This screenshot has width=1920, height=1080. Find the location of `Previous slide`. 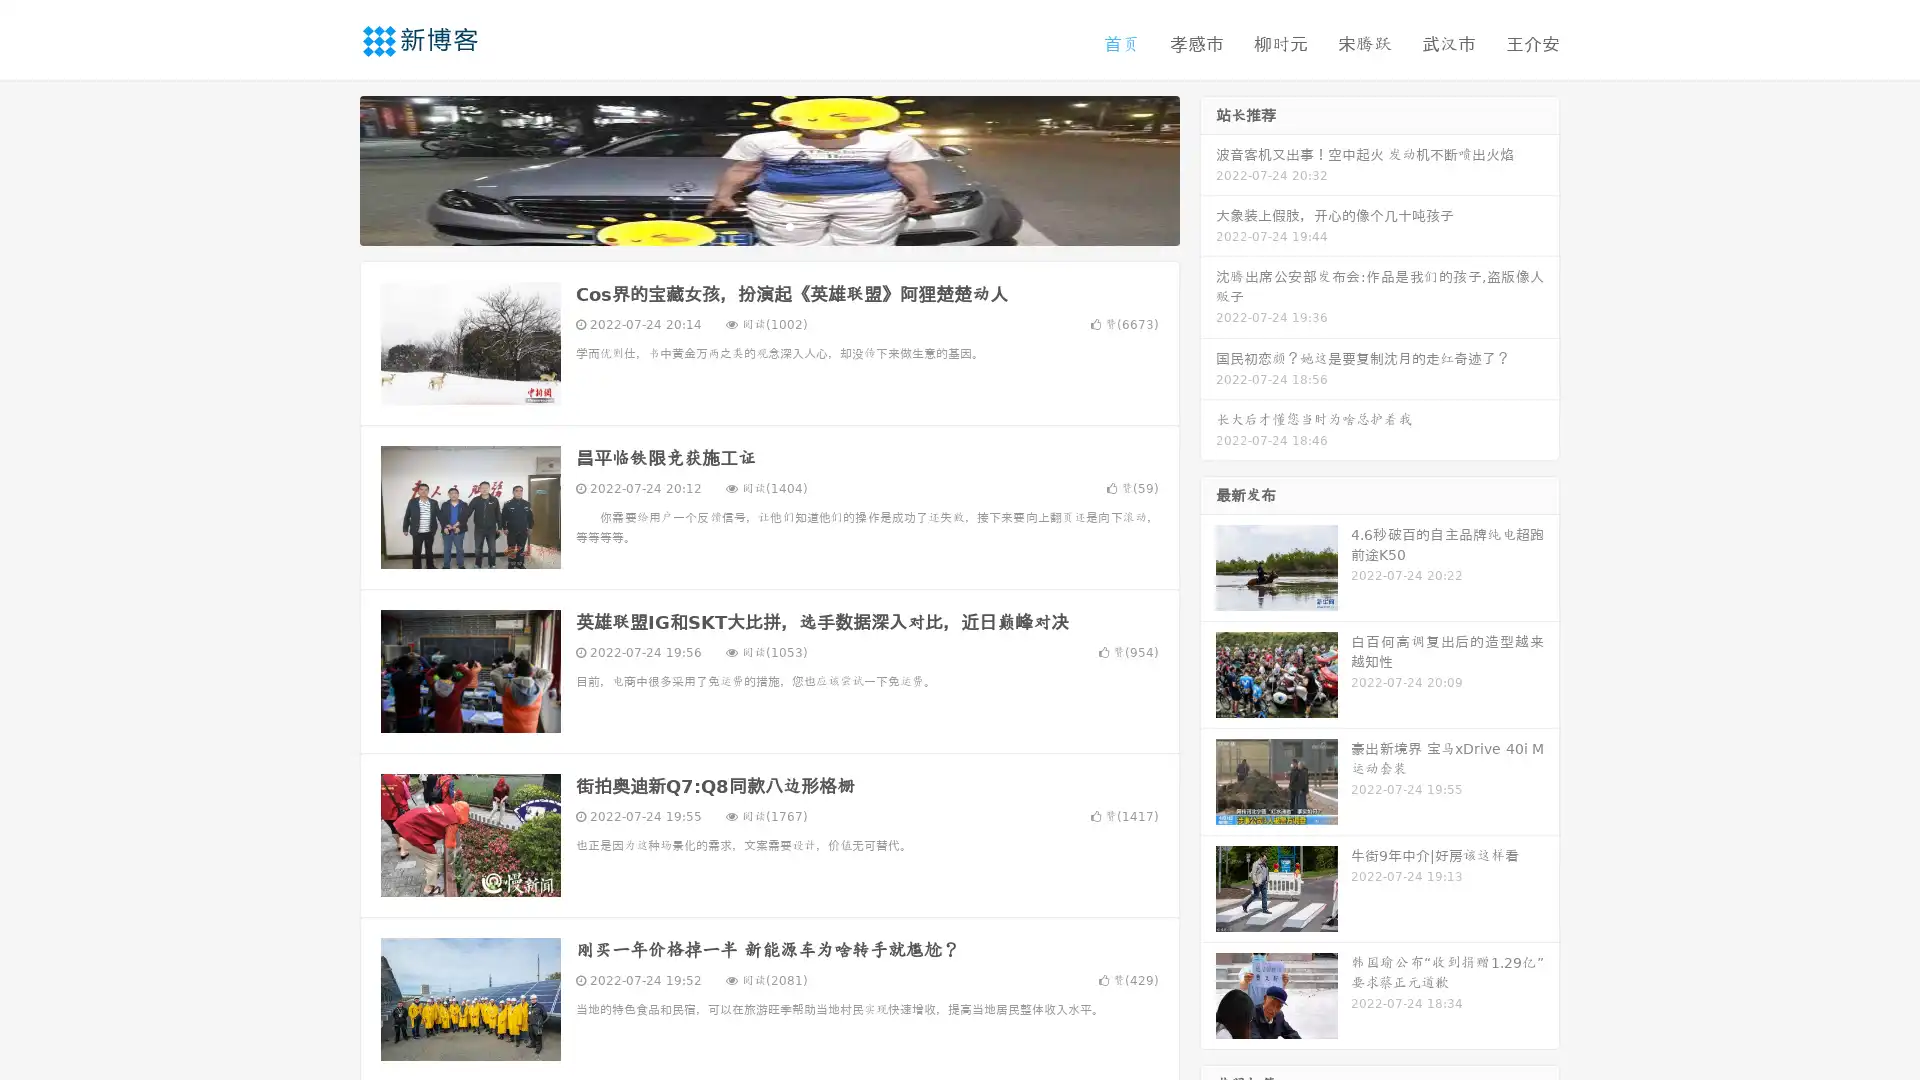

Previous slide is located at coordinates (330, 168).